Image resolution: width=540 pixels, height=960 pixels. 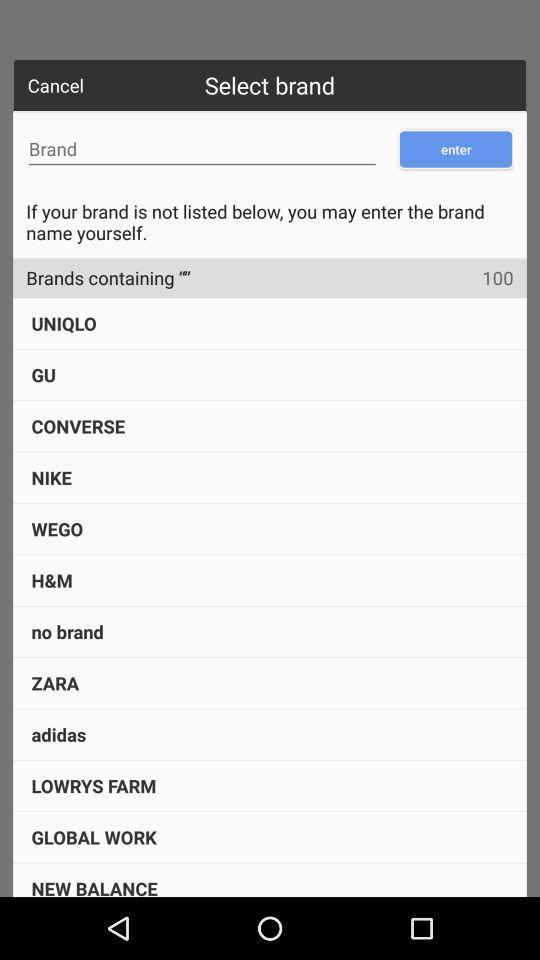 I want to click on icon below if your brand, so click(x=503, y=276).